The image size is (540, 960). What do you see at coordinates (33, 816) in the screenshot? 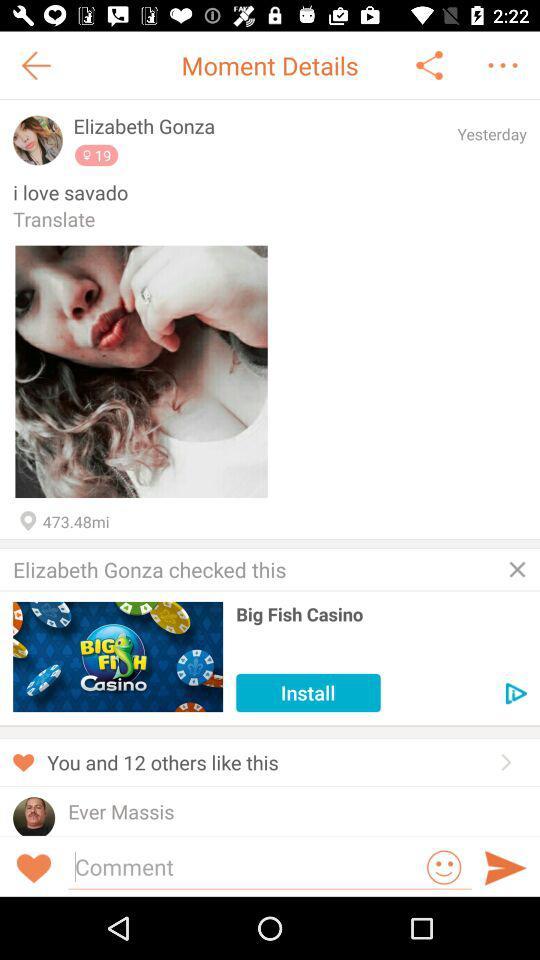
I see `see user 's profile` at bounding box center [33, 816].